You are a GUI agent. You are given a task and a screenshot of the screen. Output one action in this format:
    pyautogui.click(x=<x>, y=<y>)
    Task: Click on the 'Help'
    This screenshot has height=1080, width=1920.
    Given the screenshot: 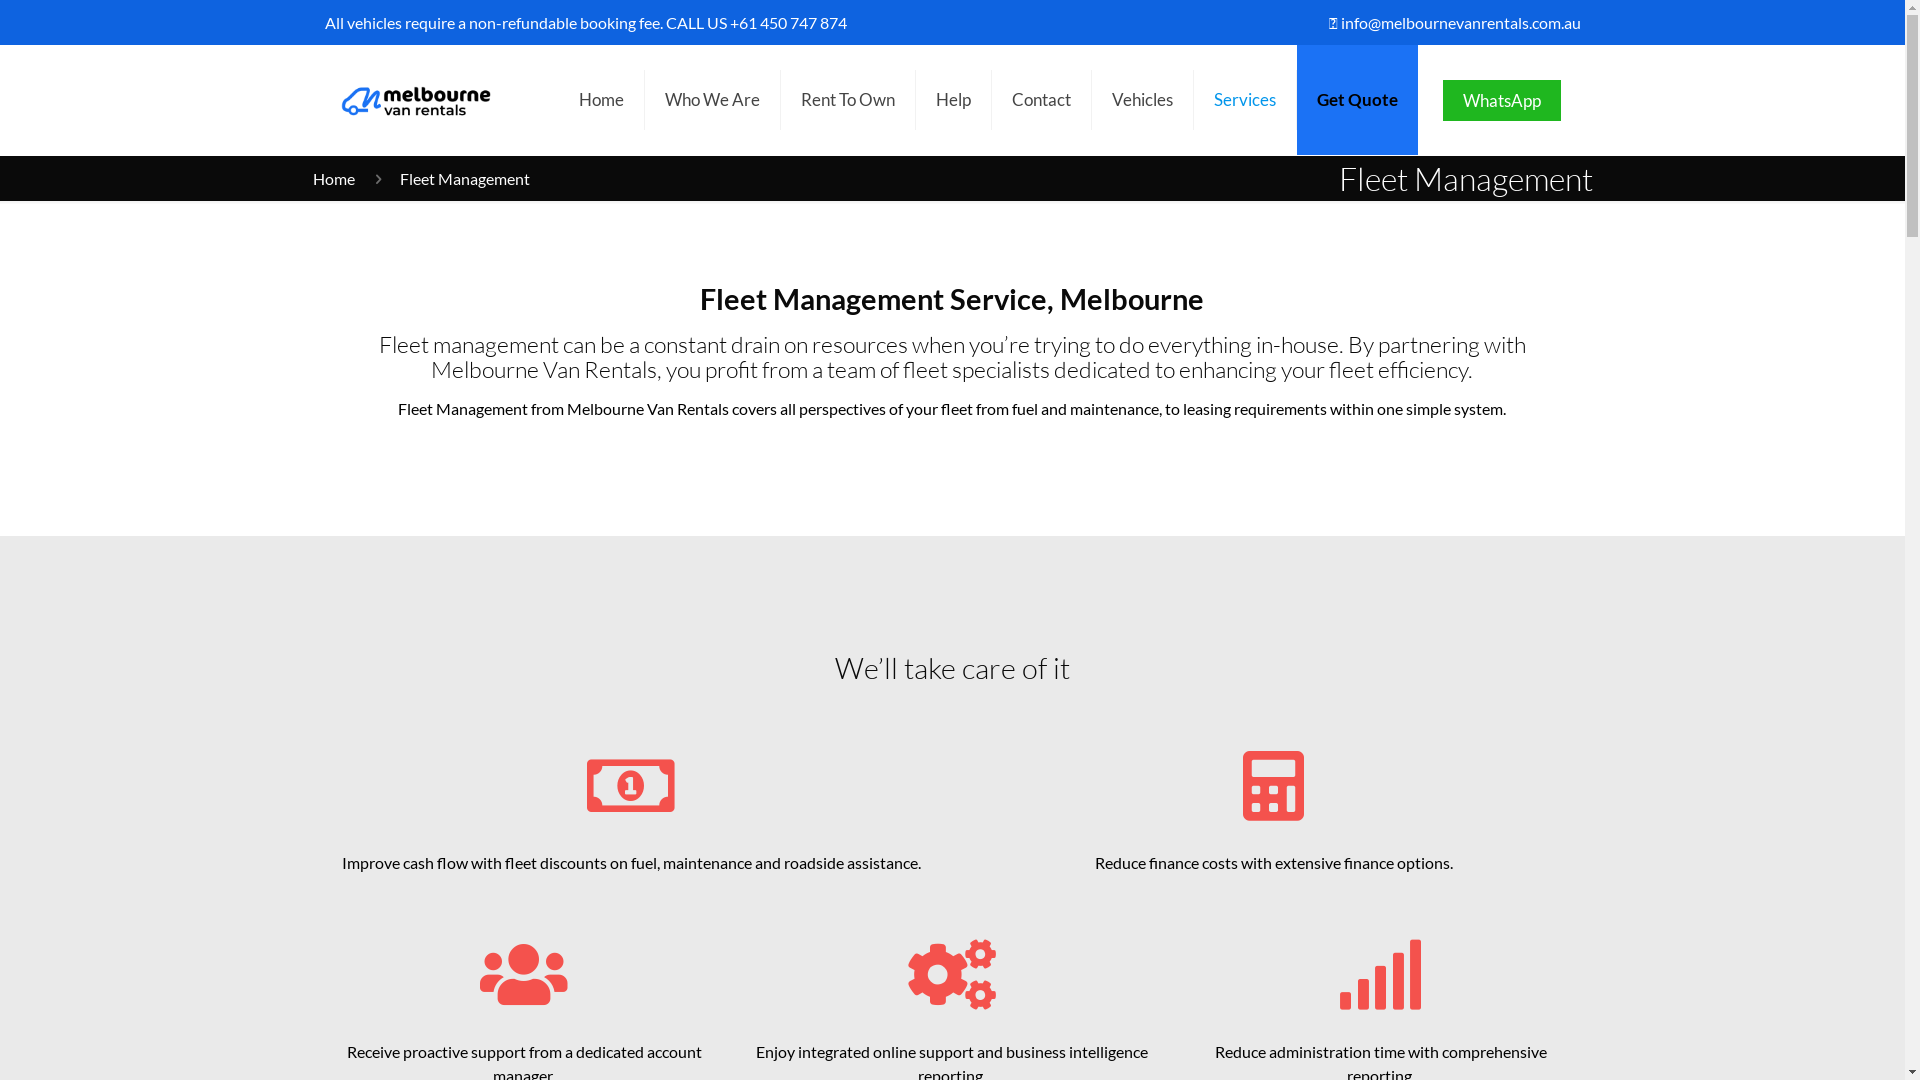 What is the action you would take?
    pyautogui.click(x=915, y=100)
    